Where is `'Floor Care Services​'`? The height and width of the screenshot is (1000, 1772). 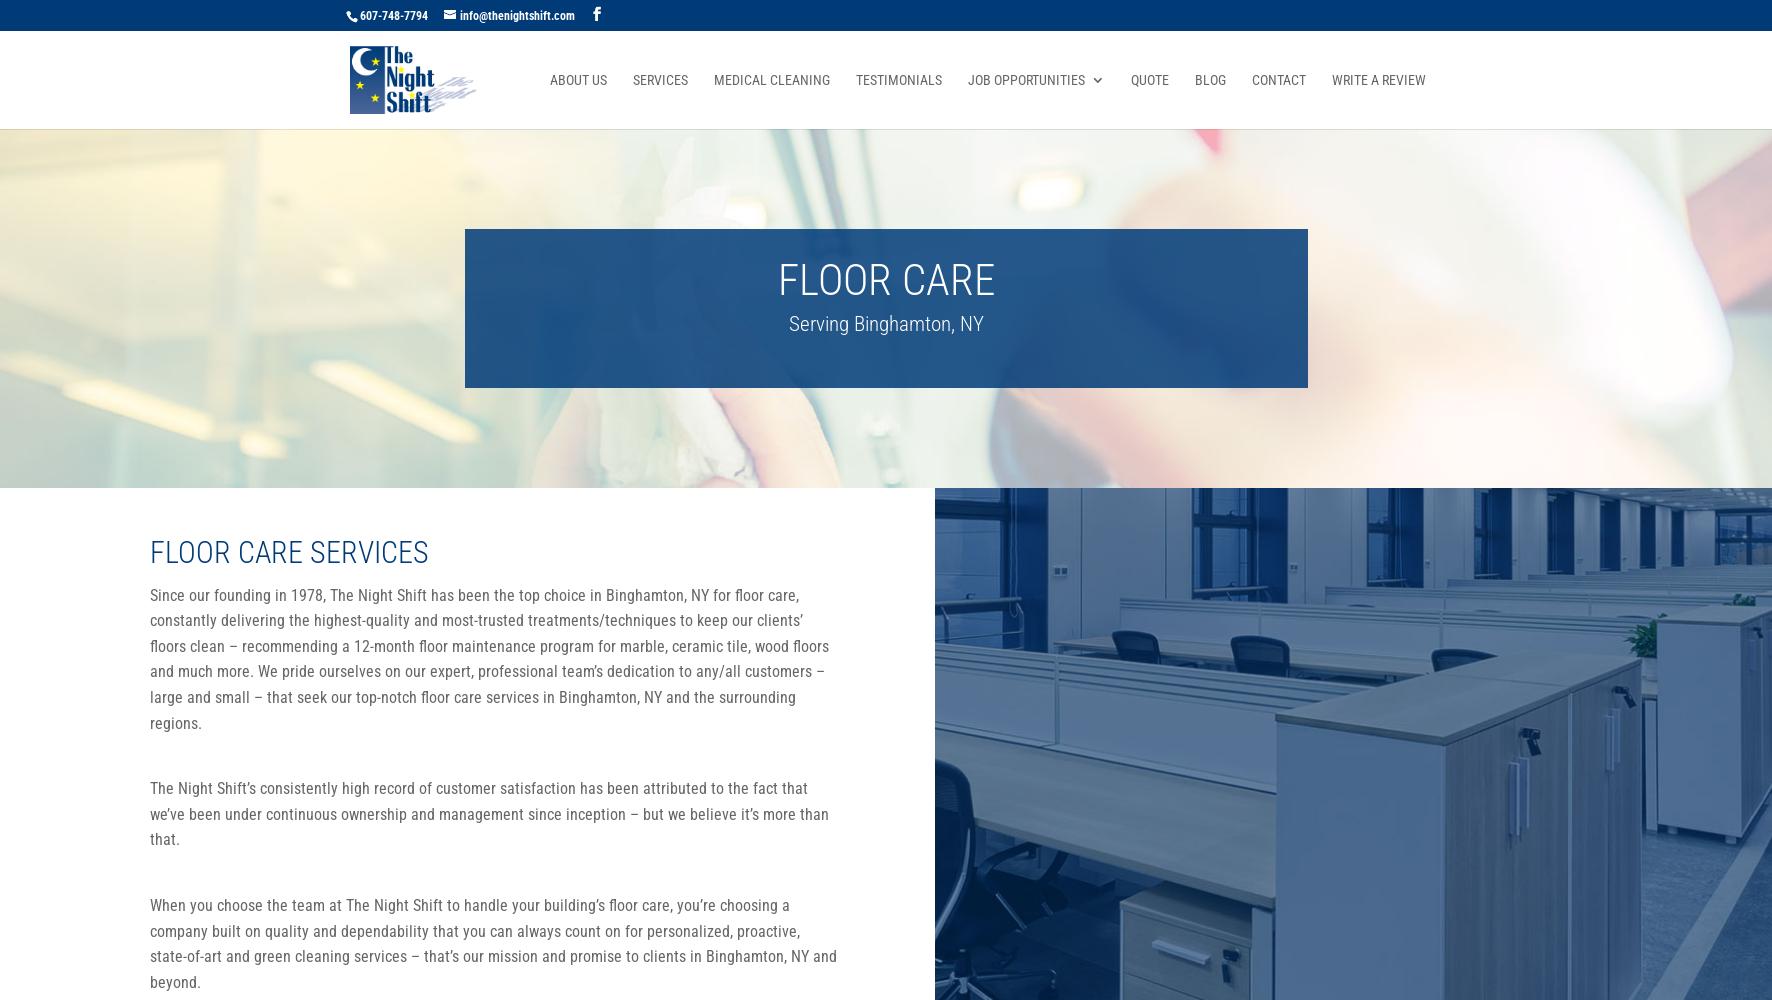
'Floor Care Services​' is located at coordinates (288, 551).